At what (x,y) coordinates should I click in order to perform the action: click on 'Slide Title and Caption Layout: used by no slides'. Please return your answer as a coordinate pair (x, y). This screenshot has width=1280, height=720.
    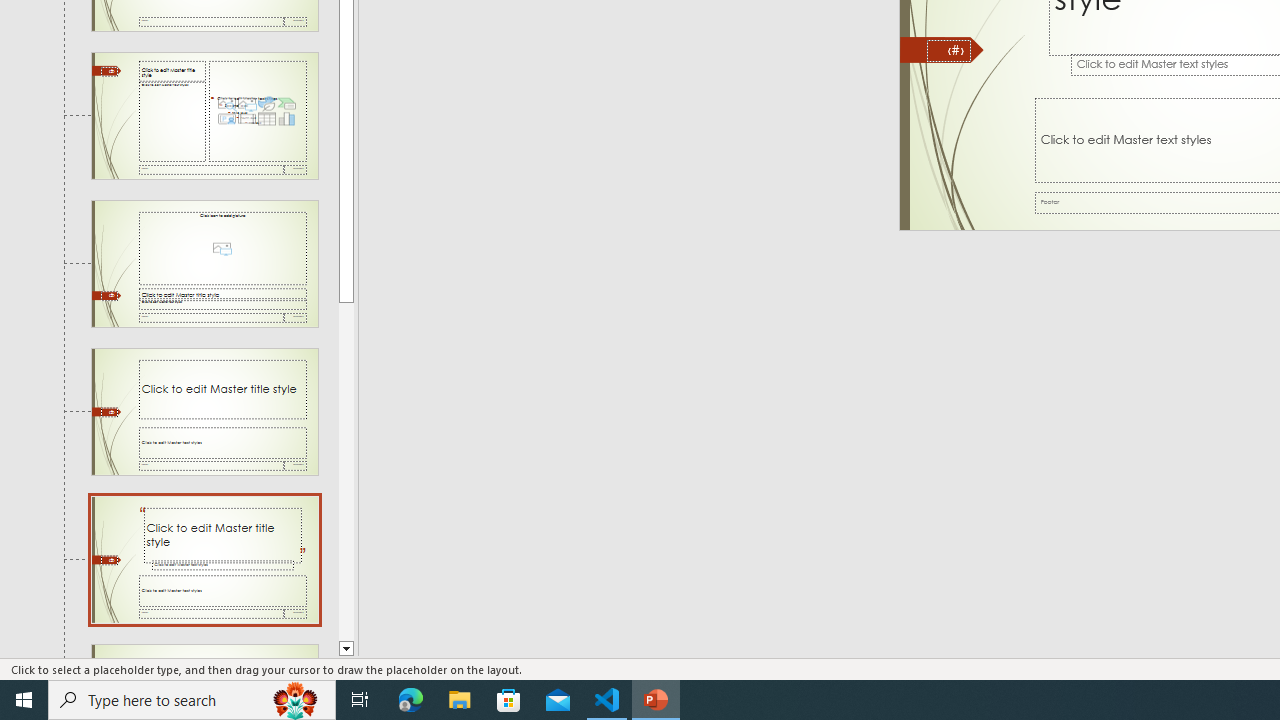
    Looking at the image, I should click on (204, 411).